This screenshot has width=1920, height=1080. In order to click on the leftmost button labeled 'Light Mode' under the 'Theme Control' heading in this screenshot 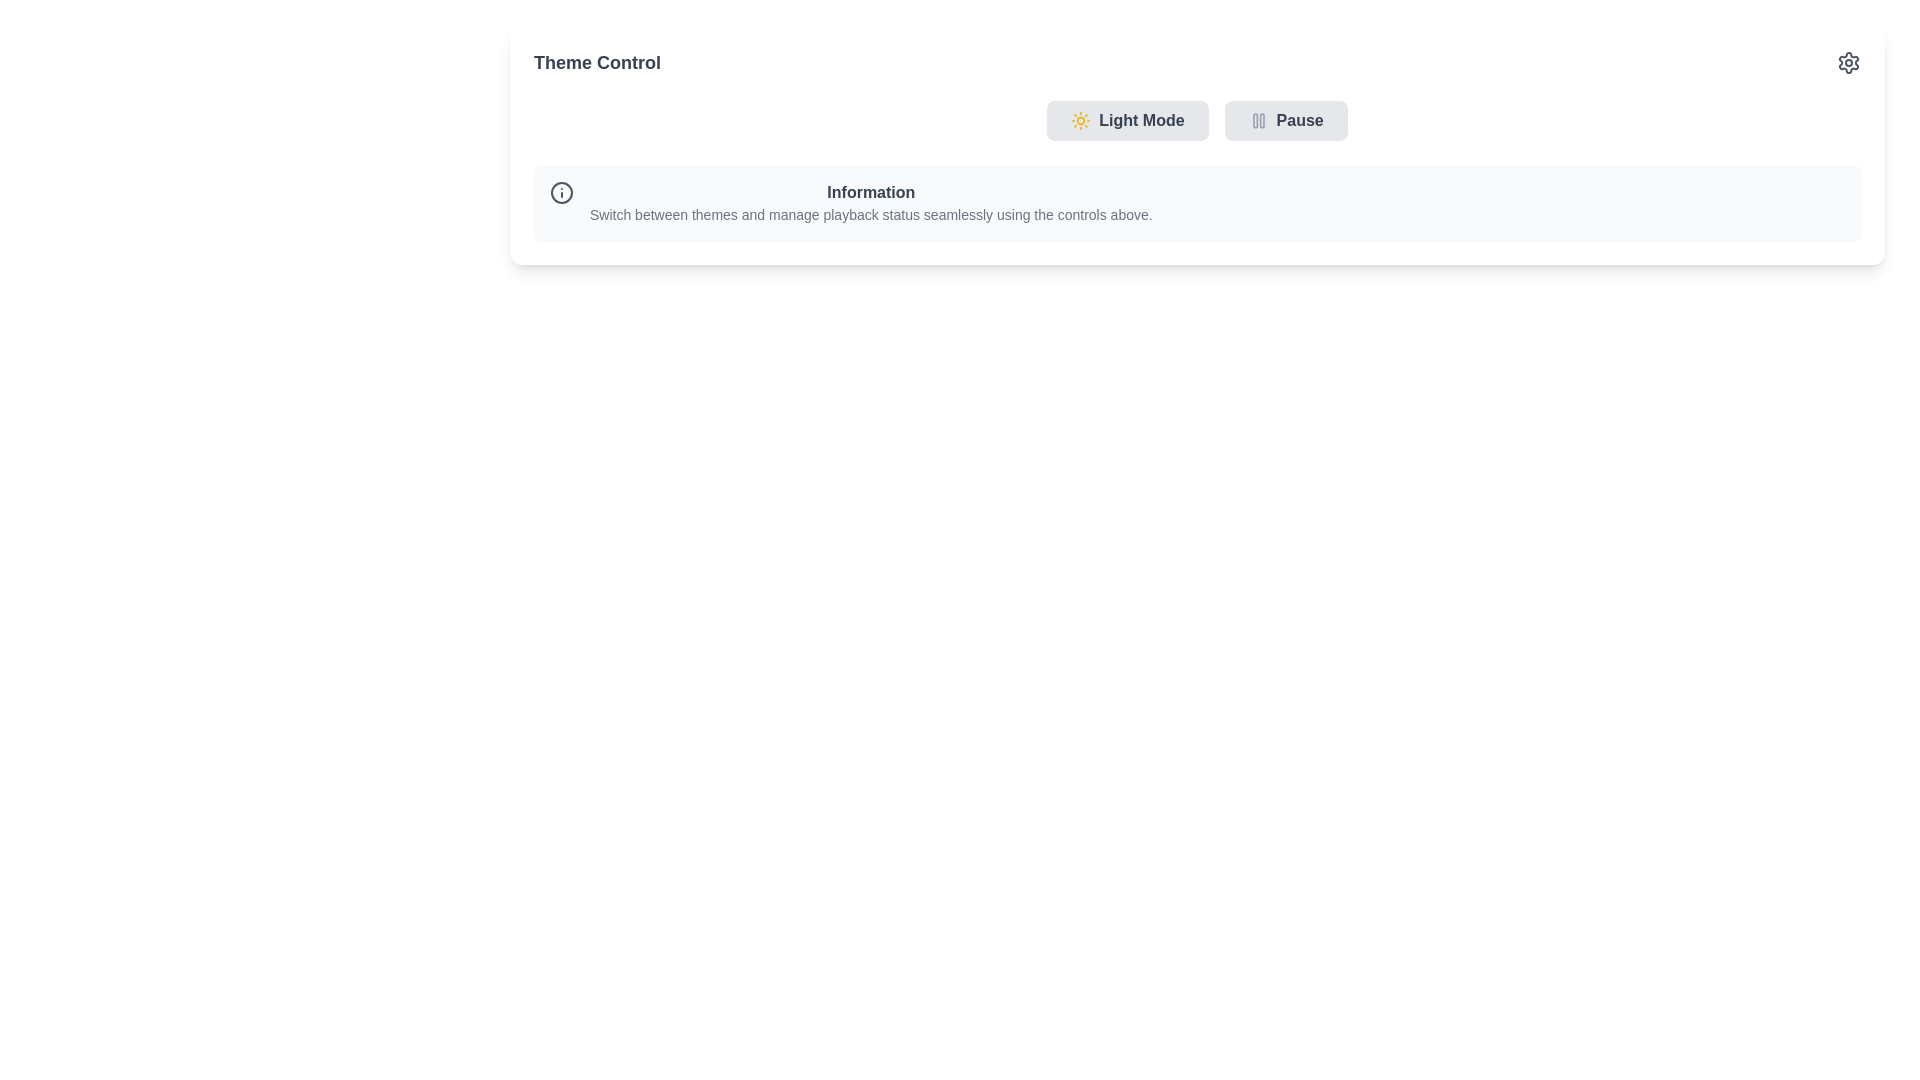, I will do `click(1128, 120)`.